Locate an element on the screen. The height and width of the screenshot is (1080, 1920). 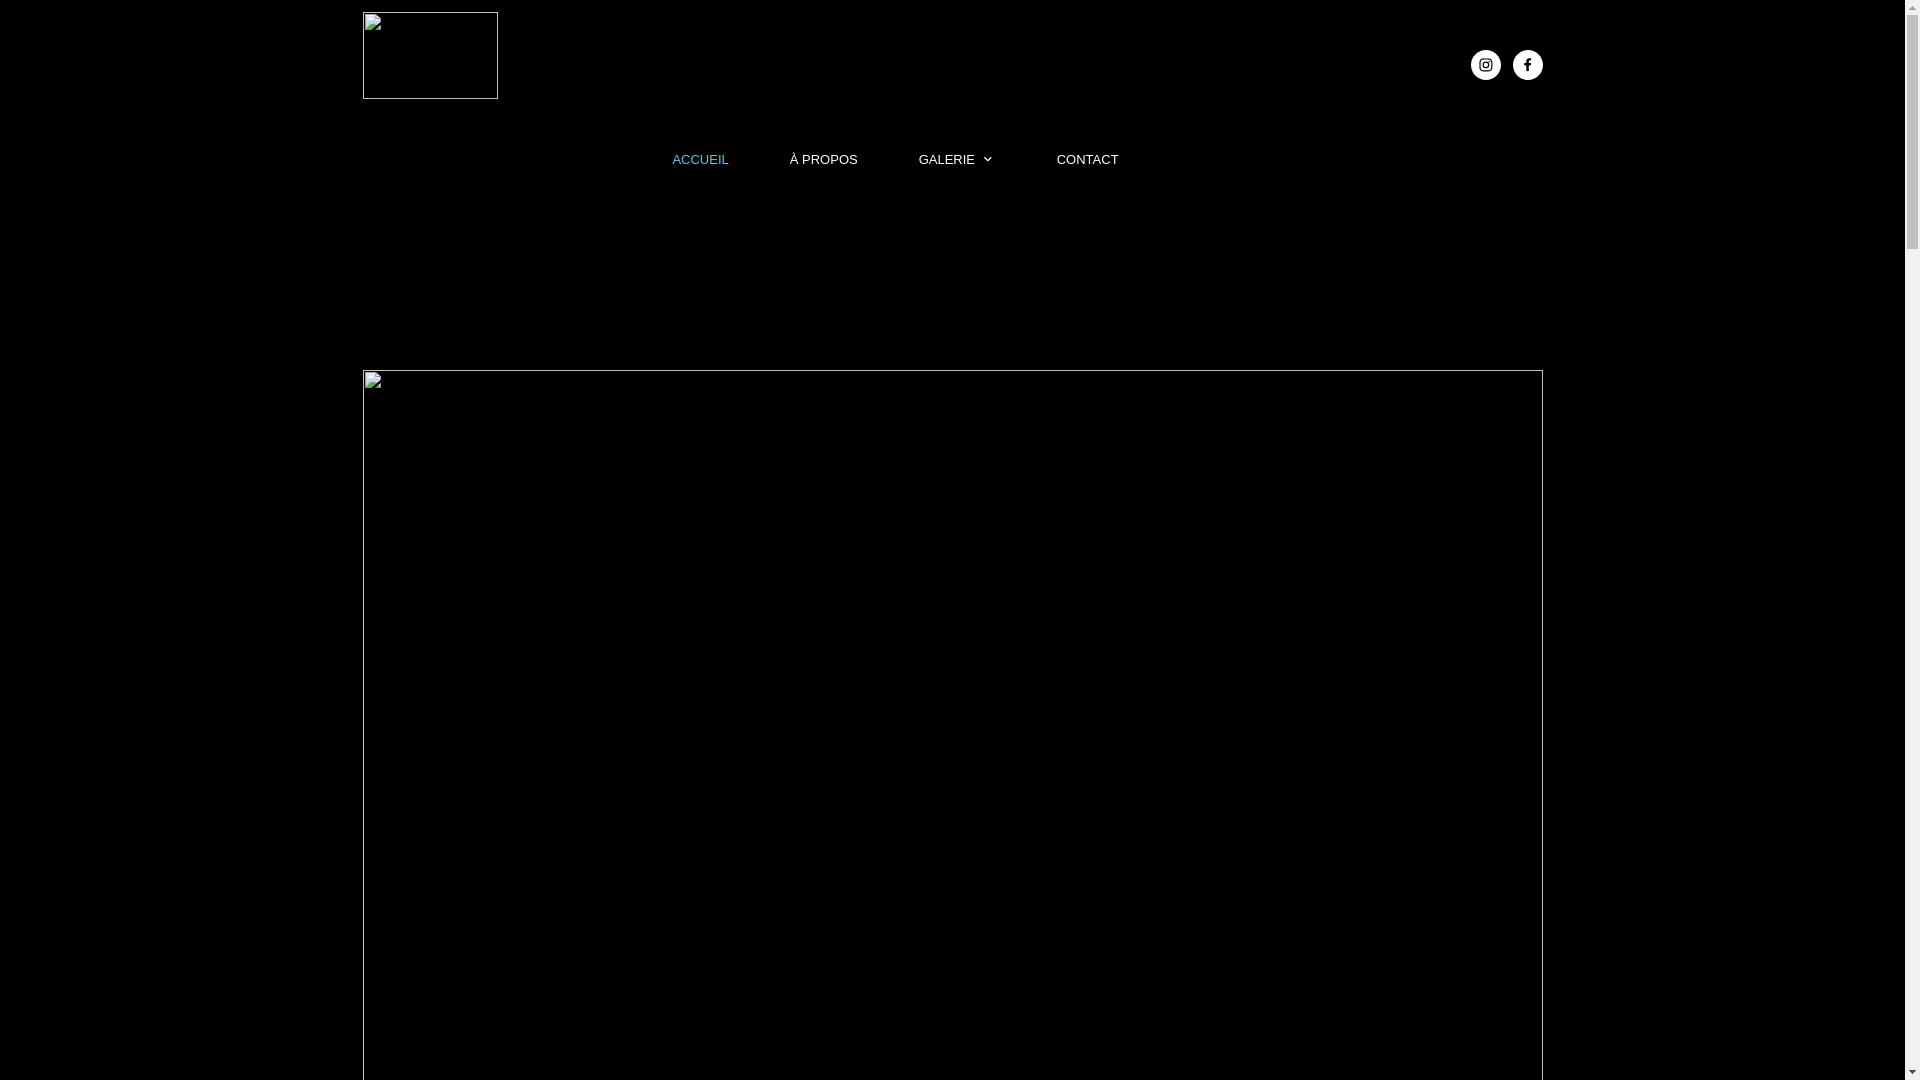
'CONTACT' is located at coordinates (1087, 158).